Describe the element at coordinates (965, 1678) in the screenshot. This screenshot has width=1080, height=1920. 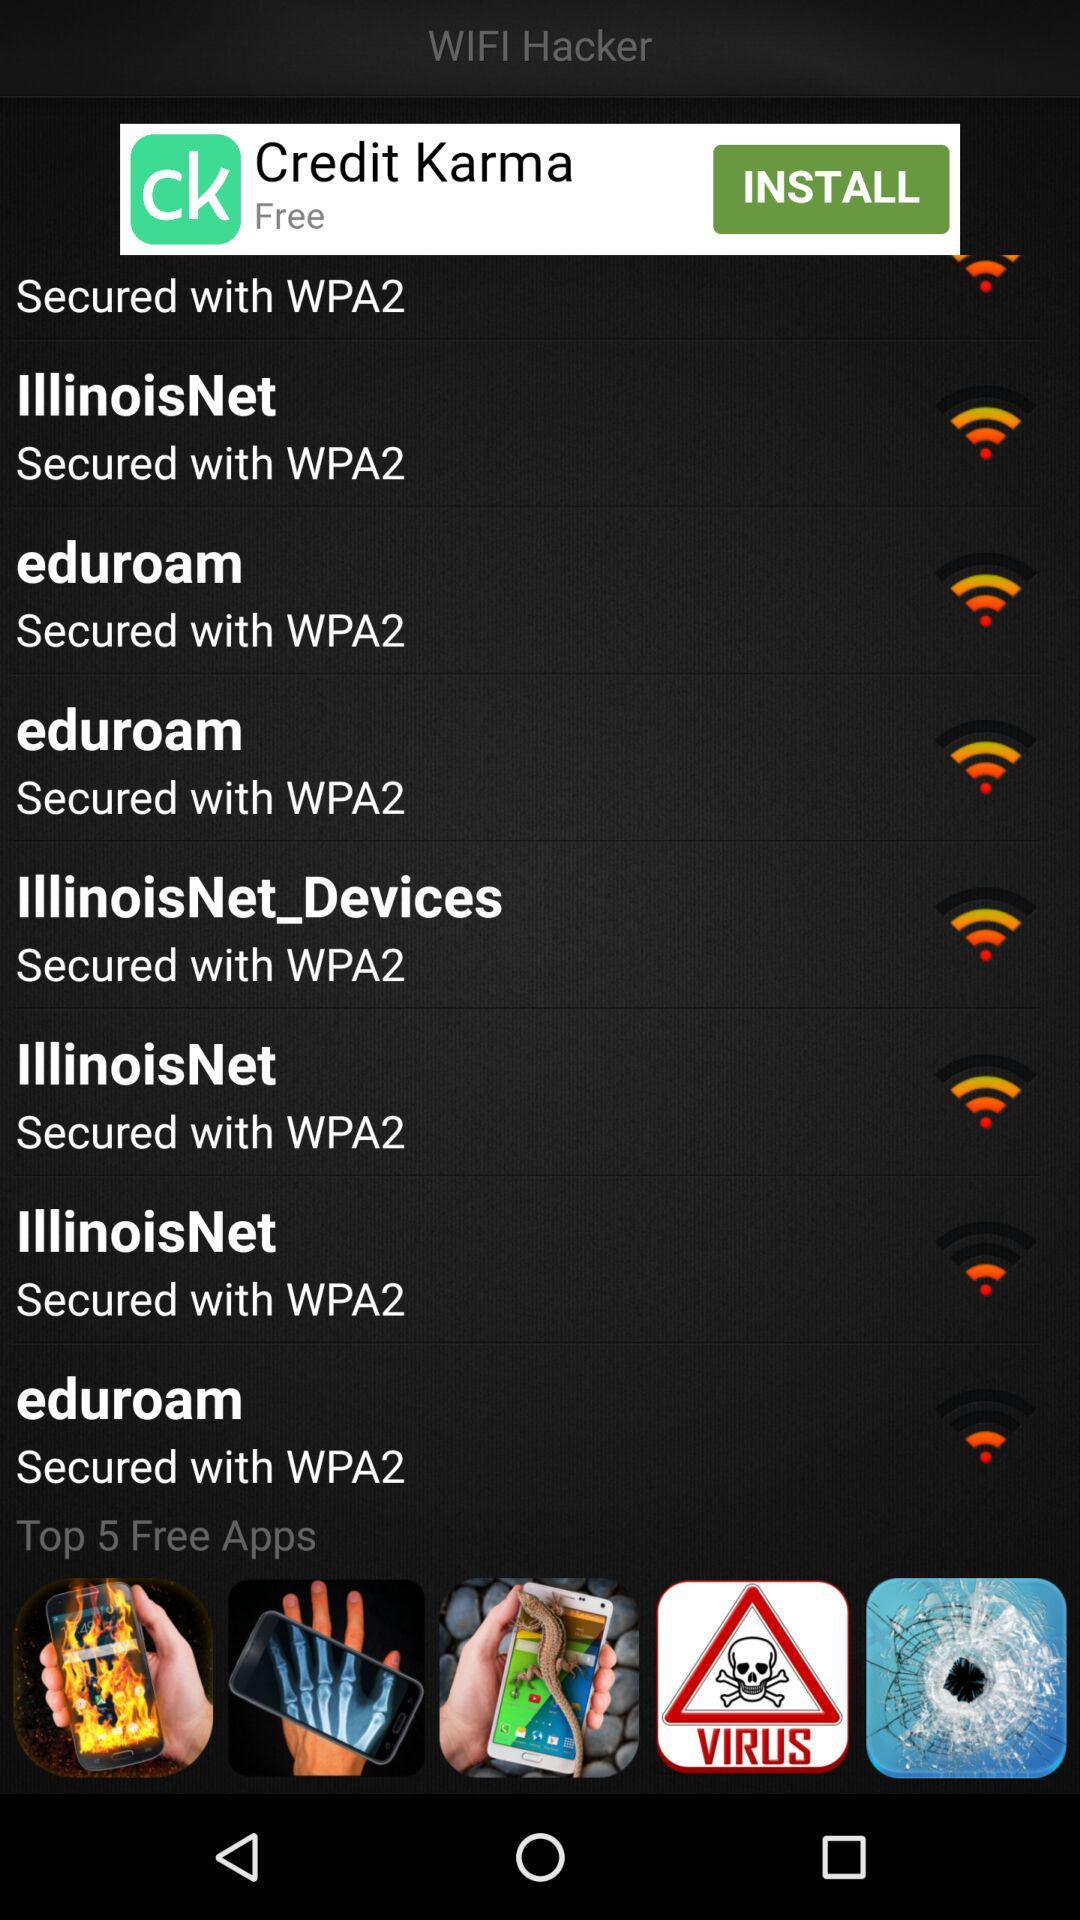
I see `advertisement` at that location.